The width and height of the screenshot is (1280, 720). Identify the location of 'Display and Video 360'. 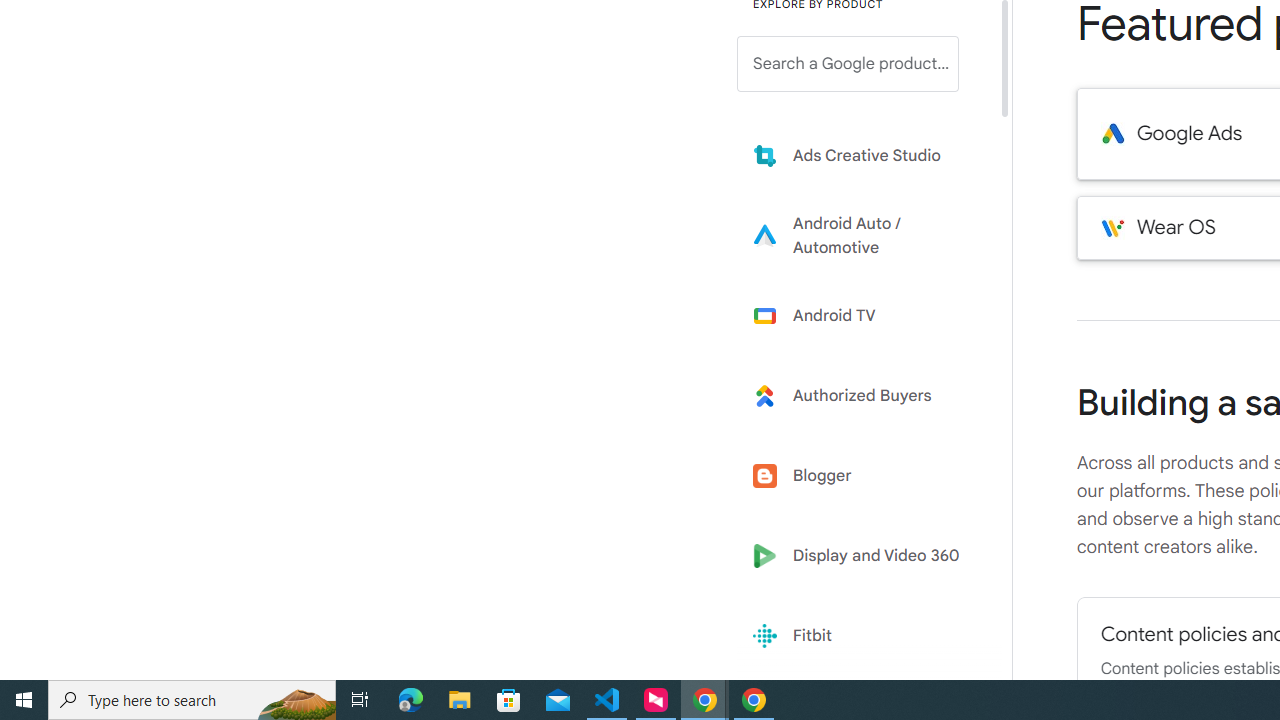
(862, 556).